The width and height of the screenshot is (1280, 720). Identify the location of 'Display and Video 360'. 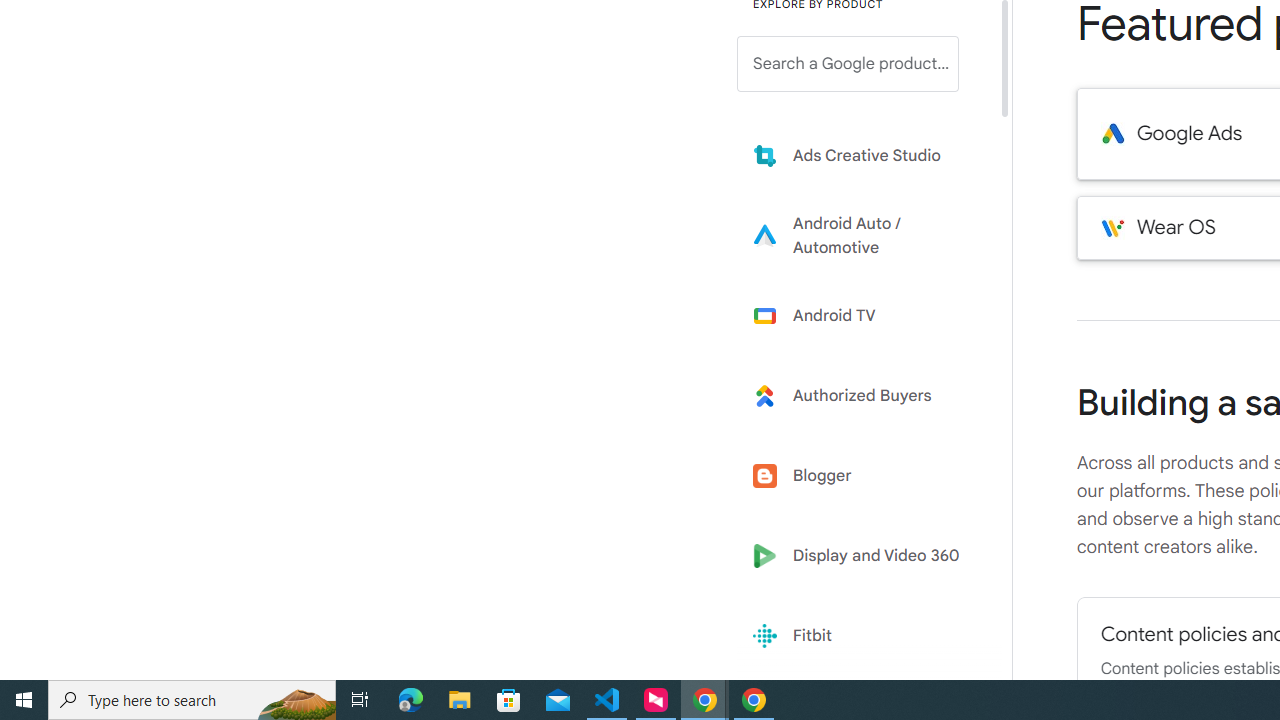
(862, 556).